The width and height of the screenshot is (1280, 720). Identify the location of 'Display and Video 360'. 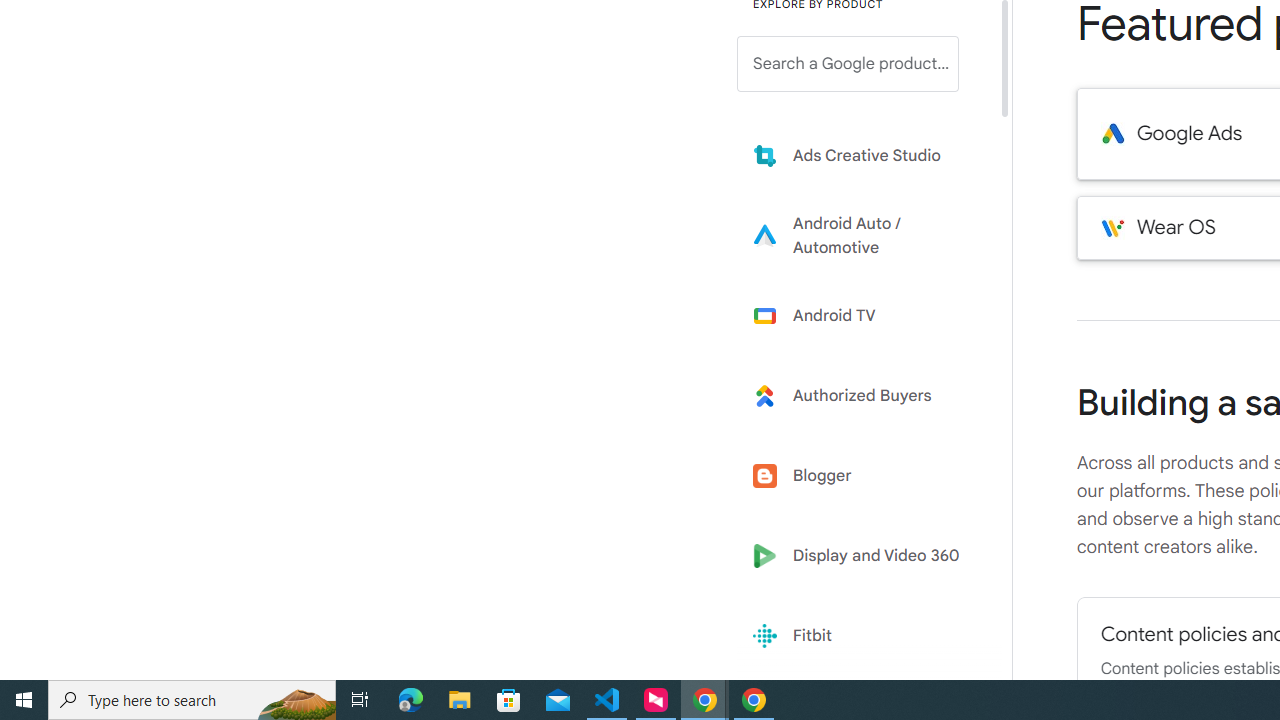
(862, 556).